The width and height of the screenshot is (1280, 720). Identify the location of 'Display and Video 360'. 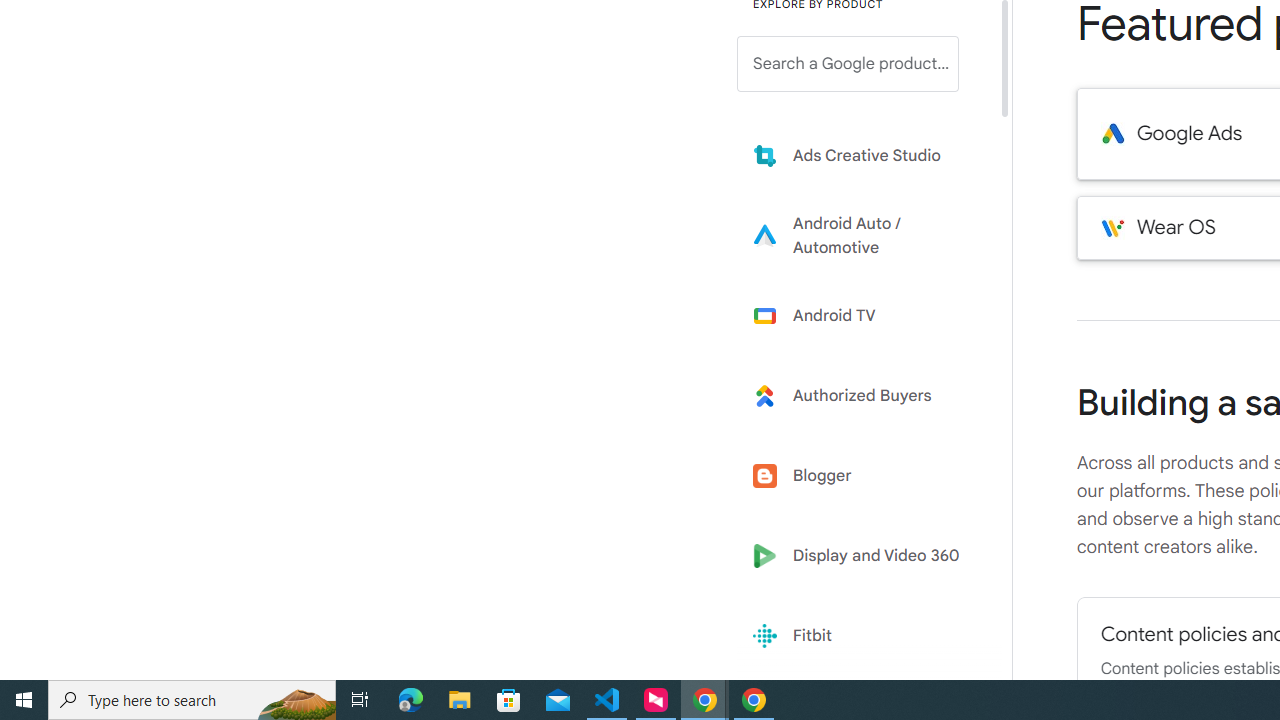
(862, 556).